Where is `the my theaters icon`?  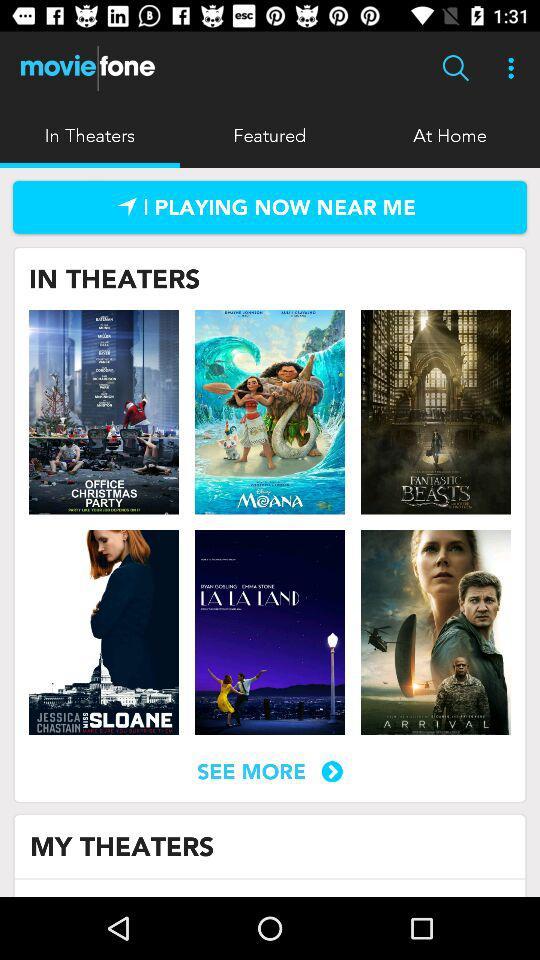 the my theaters icon is located at coordinates (122, 845).